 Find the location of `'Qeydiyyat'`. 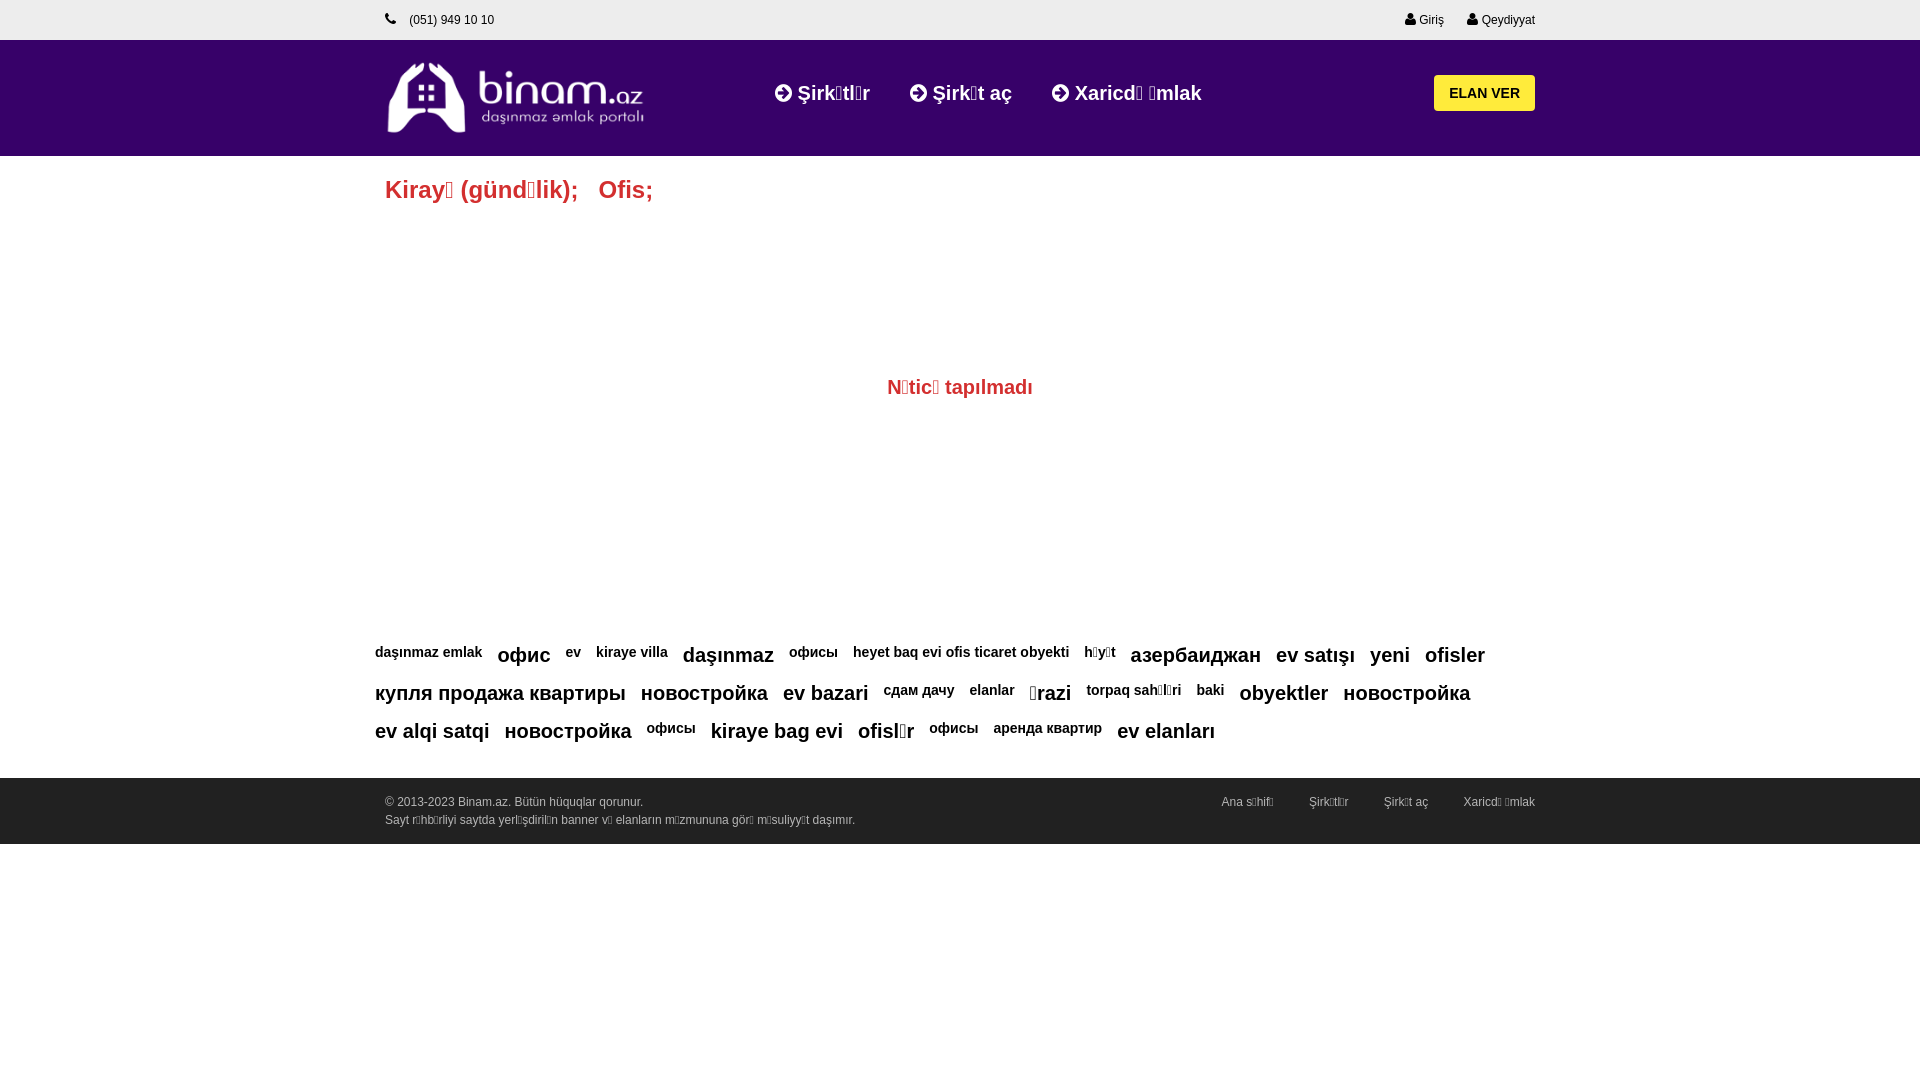

'Qeydiyyat' is located at coordinates (1467, 19).